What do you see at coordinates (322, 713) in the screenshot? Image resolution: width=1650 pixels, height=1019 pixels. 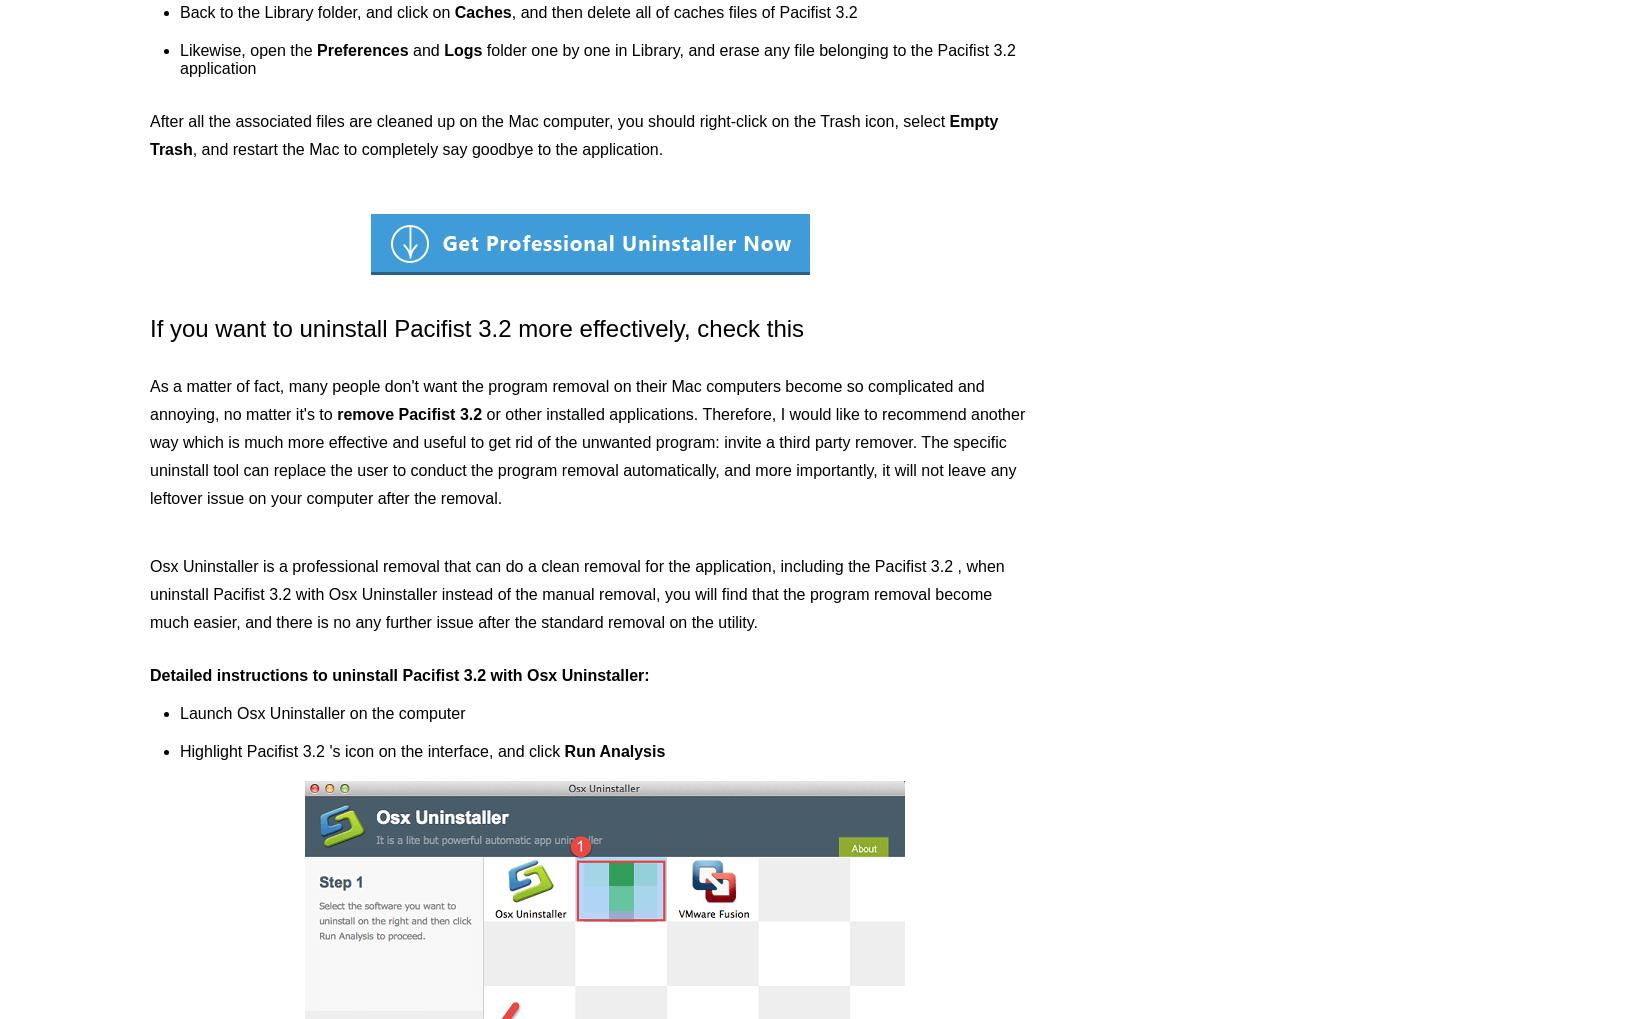 I see `'Launch Osx Uninstaller on the computer'` at bounding box center [322, 713].